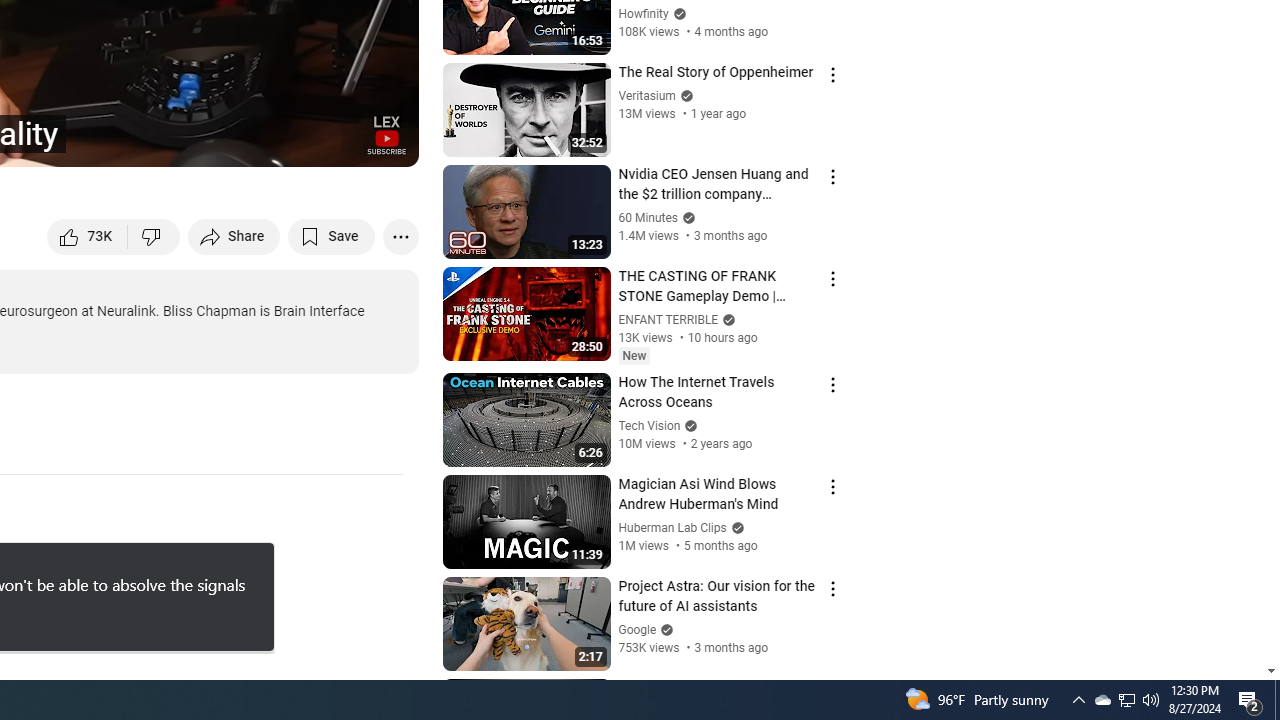  What do you see at coordinates (331, 235) in the screenshot?
I see `'Save to playlist'` at bounding box center [331, 235].